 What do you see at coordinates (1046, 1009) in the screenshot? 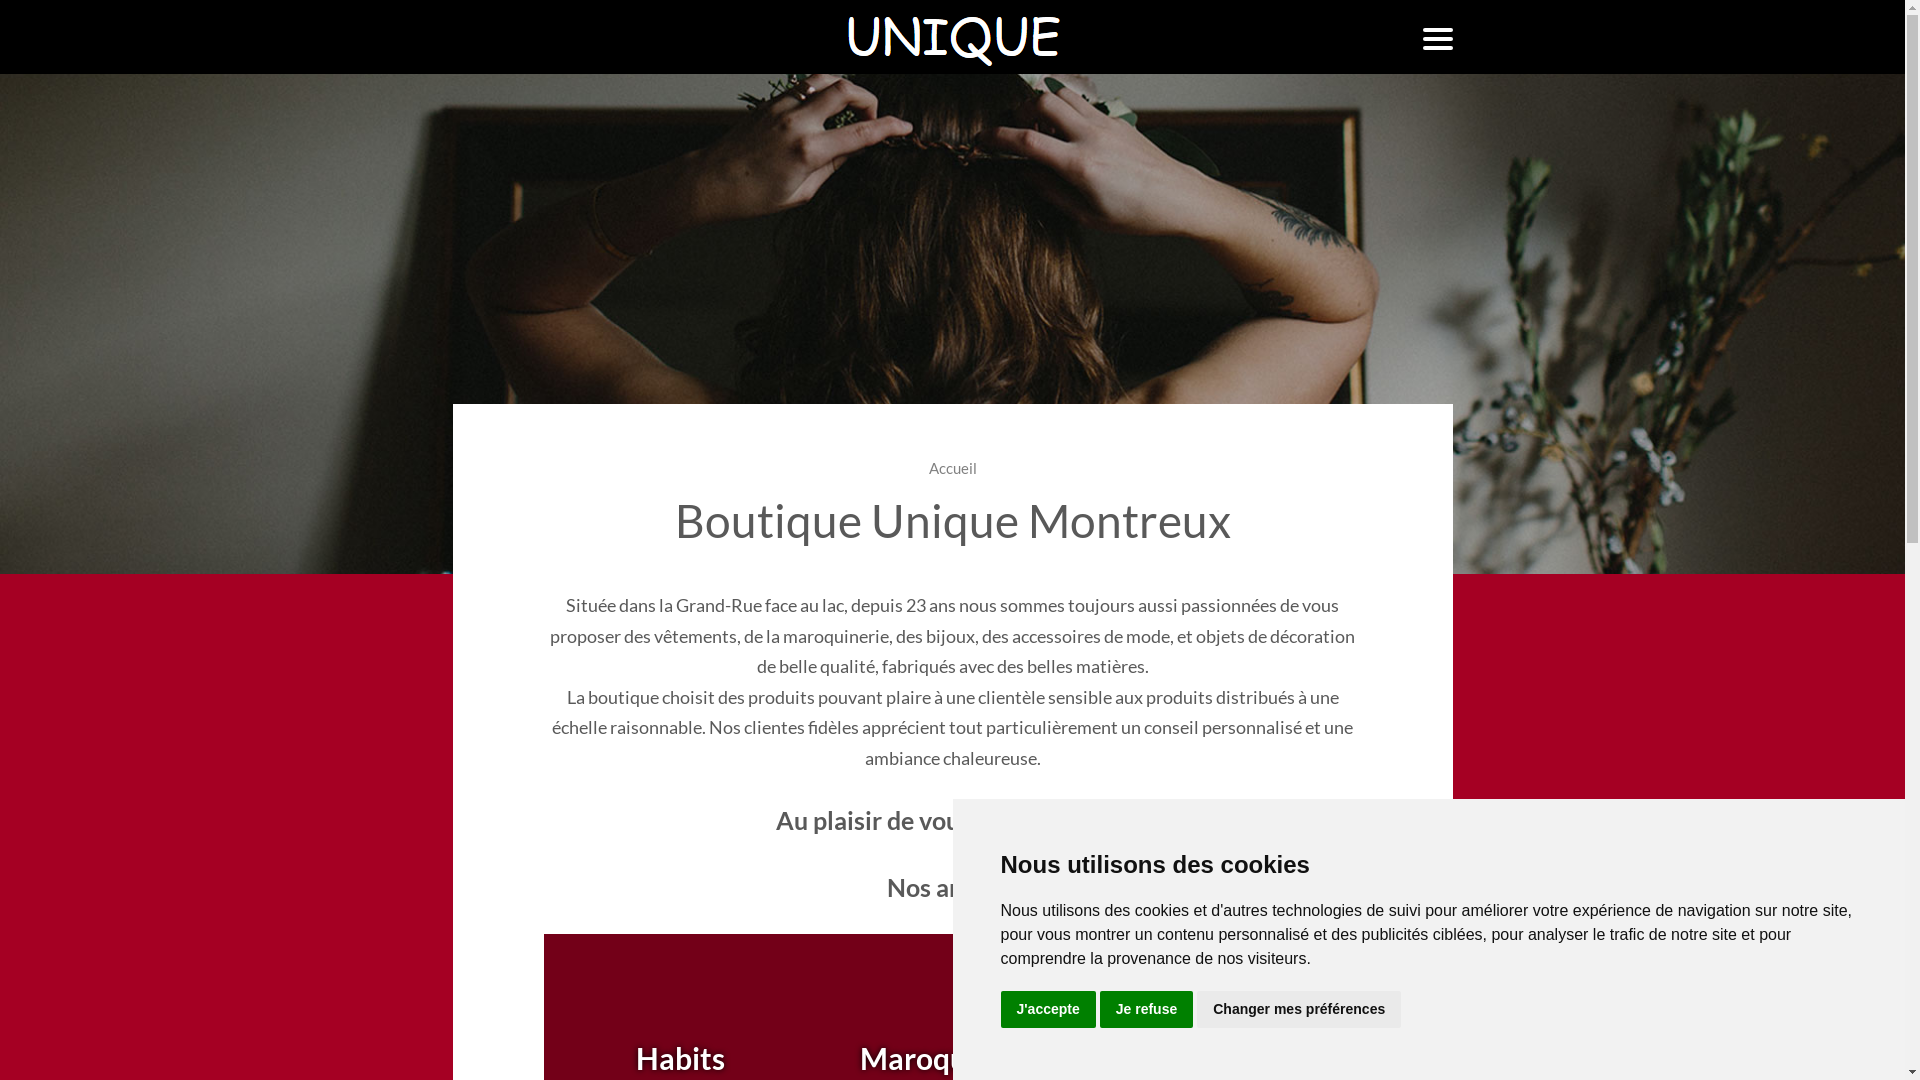
I see `'J'accepte'` at bounding box center [1046, 1009].